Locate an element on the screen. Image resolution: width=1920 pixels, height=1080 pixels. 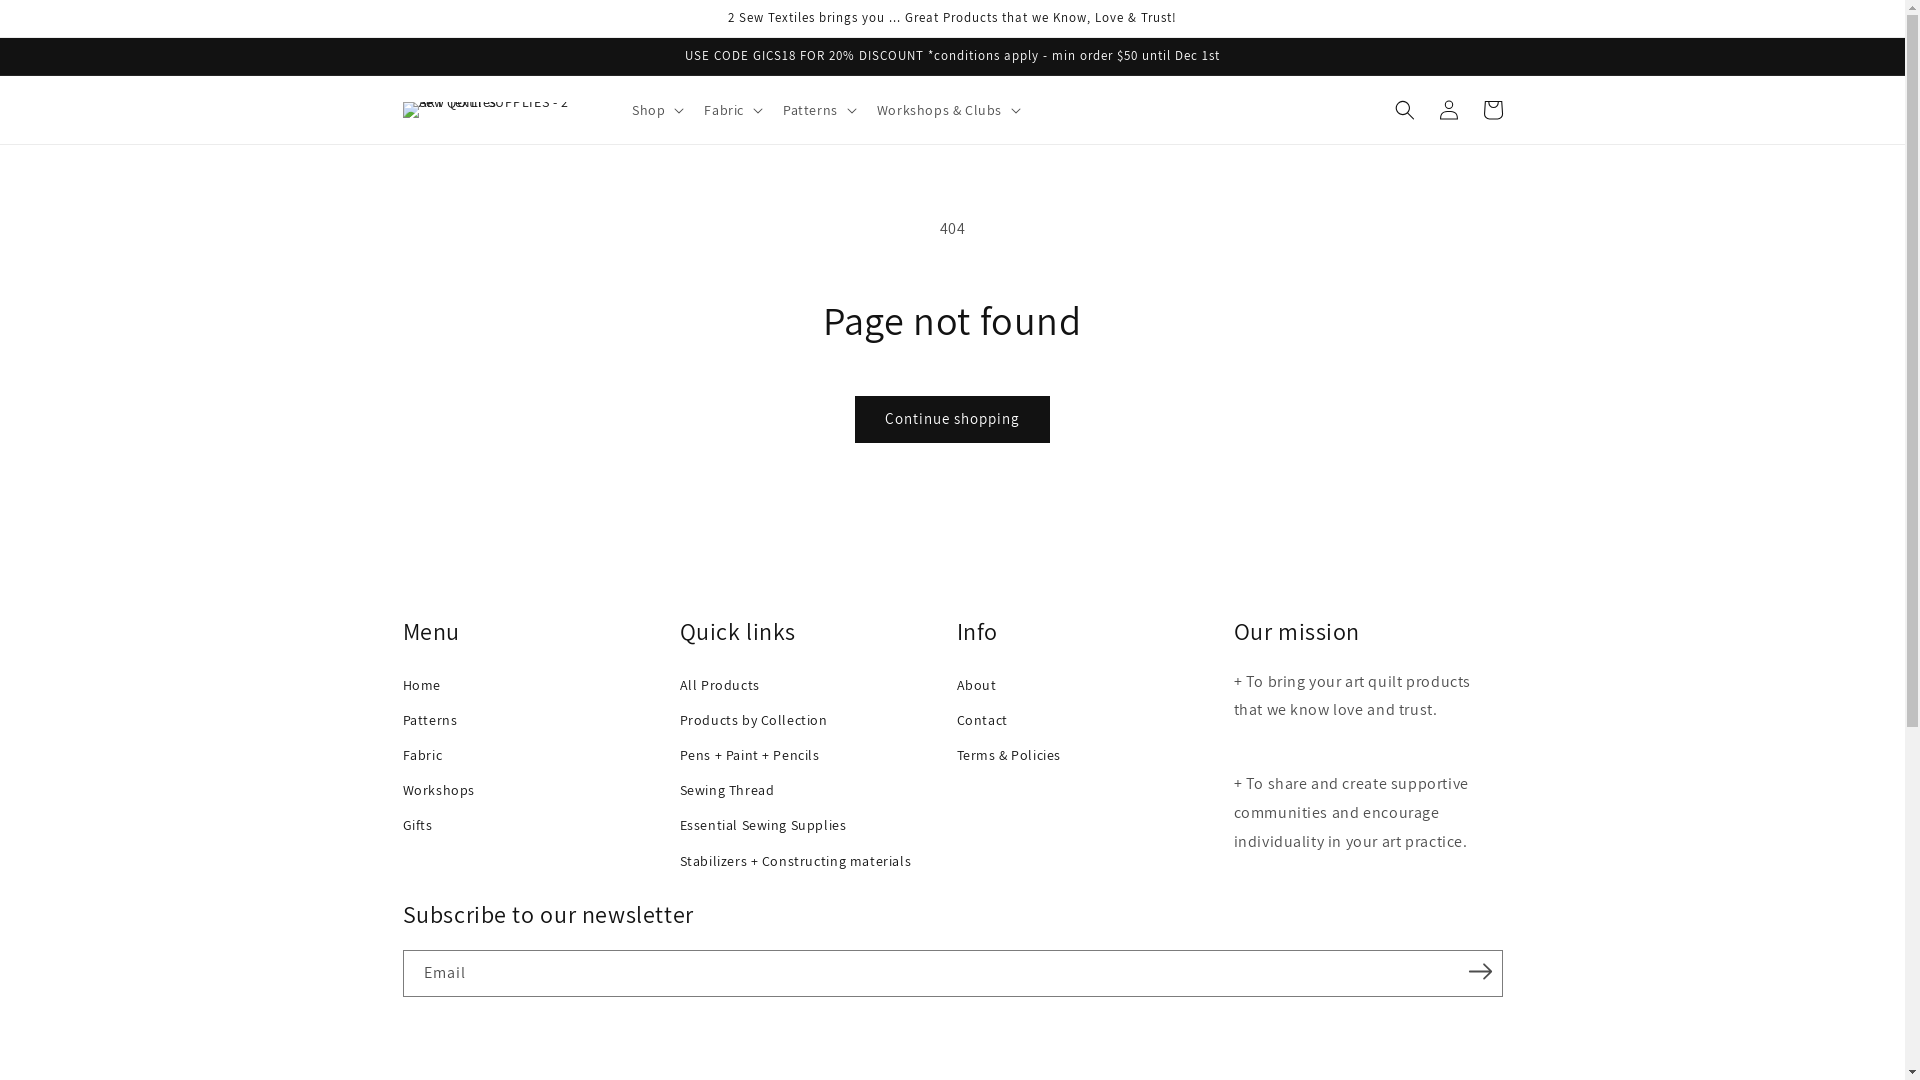
'Cart' is located at coordinates (1492, 110).